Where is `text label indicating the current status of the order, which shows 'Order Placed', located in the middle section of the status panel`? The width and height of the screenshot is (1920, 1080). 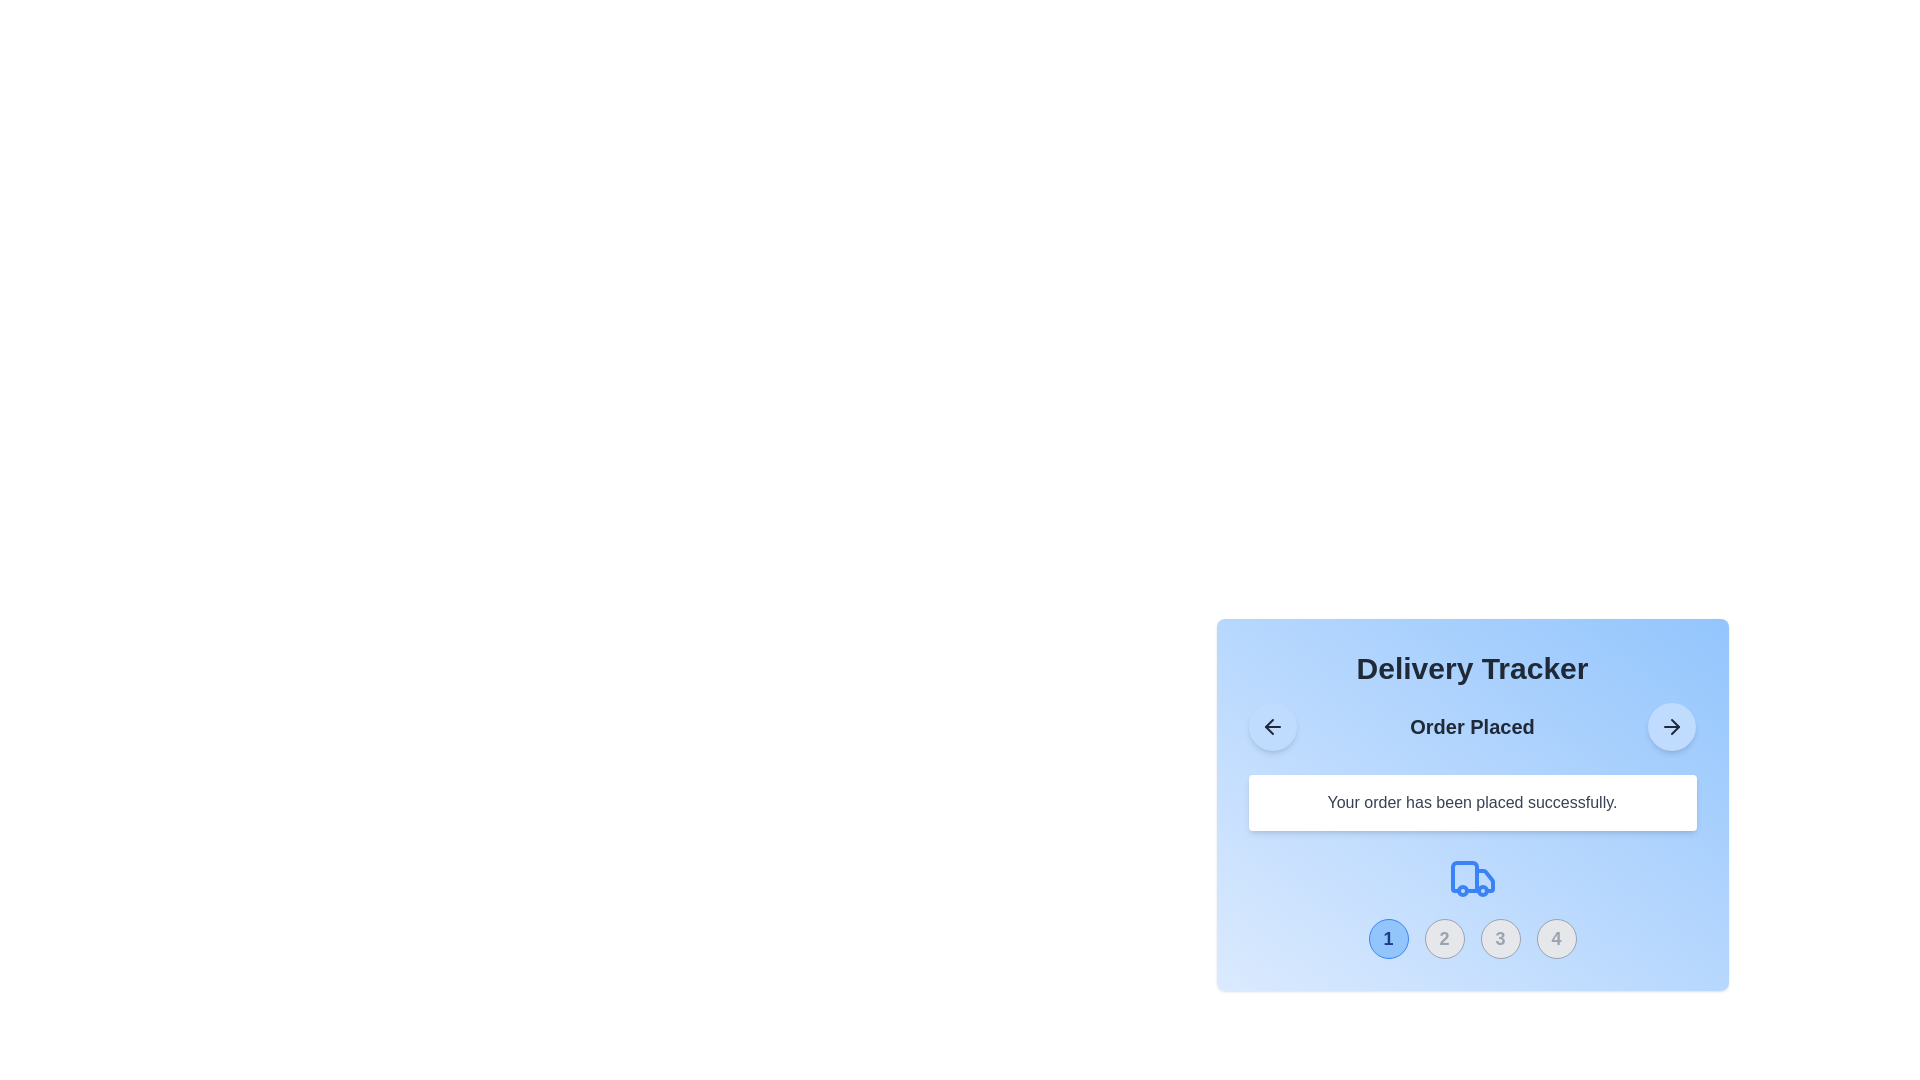
text label indicating the current status of the order, which shows 'Order Placed', located in the middle section of the status panel is located at coordinates (1472, 726).